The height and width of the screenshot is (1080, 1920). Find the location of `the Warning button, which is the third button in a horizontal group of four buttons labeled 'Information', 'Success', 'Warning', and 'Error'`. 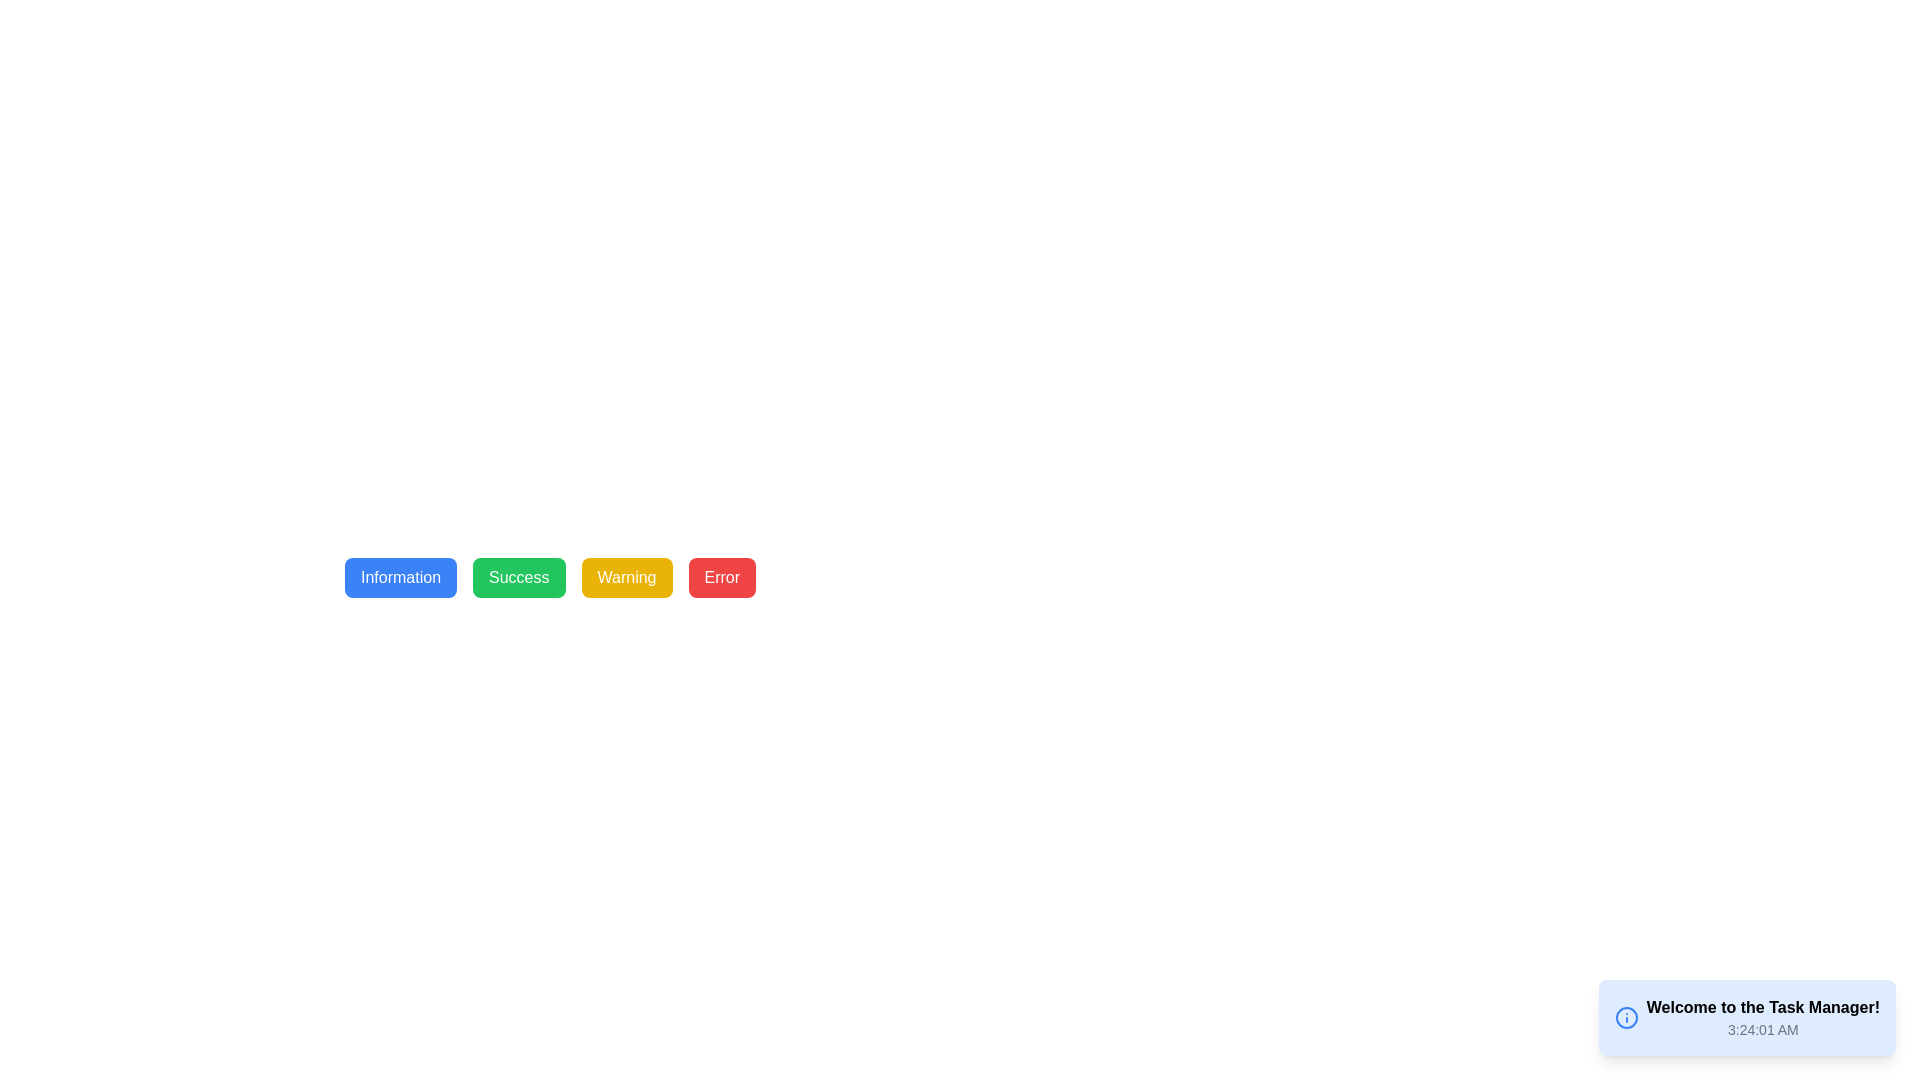

the Warning button, which is the third button in a horizontal group of four buttons labeled 'Information', 'Success', 'Warning', and 'Error' is located at coordinates (626, 578).